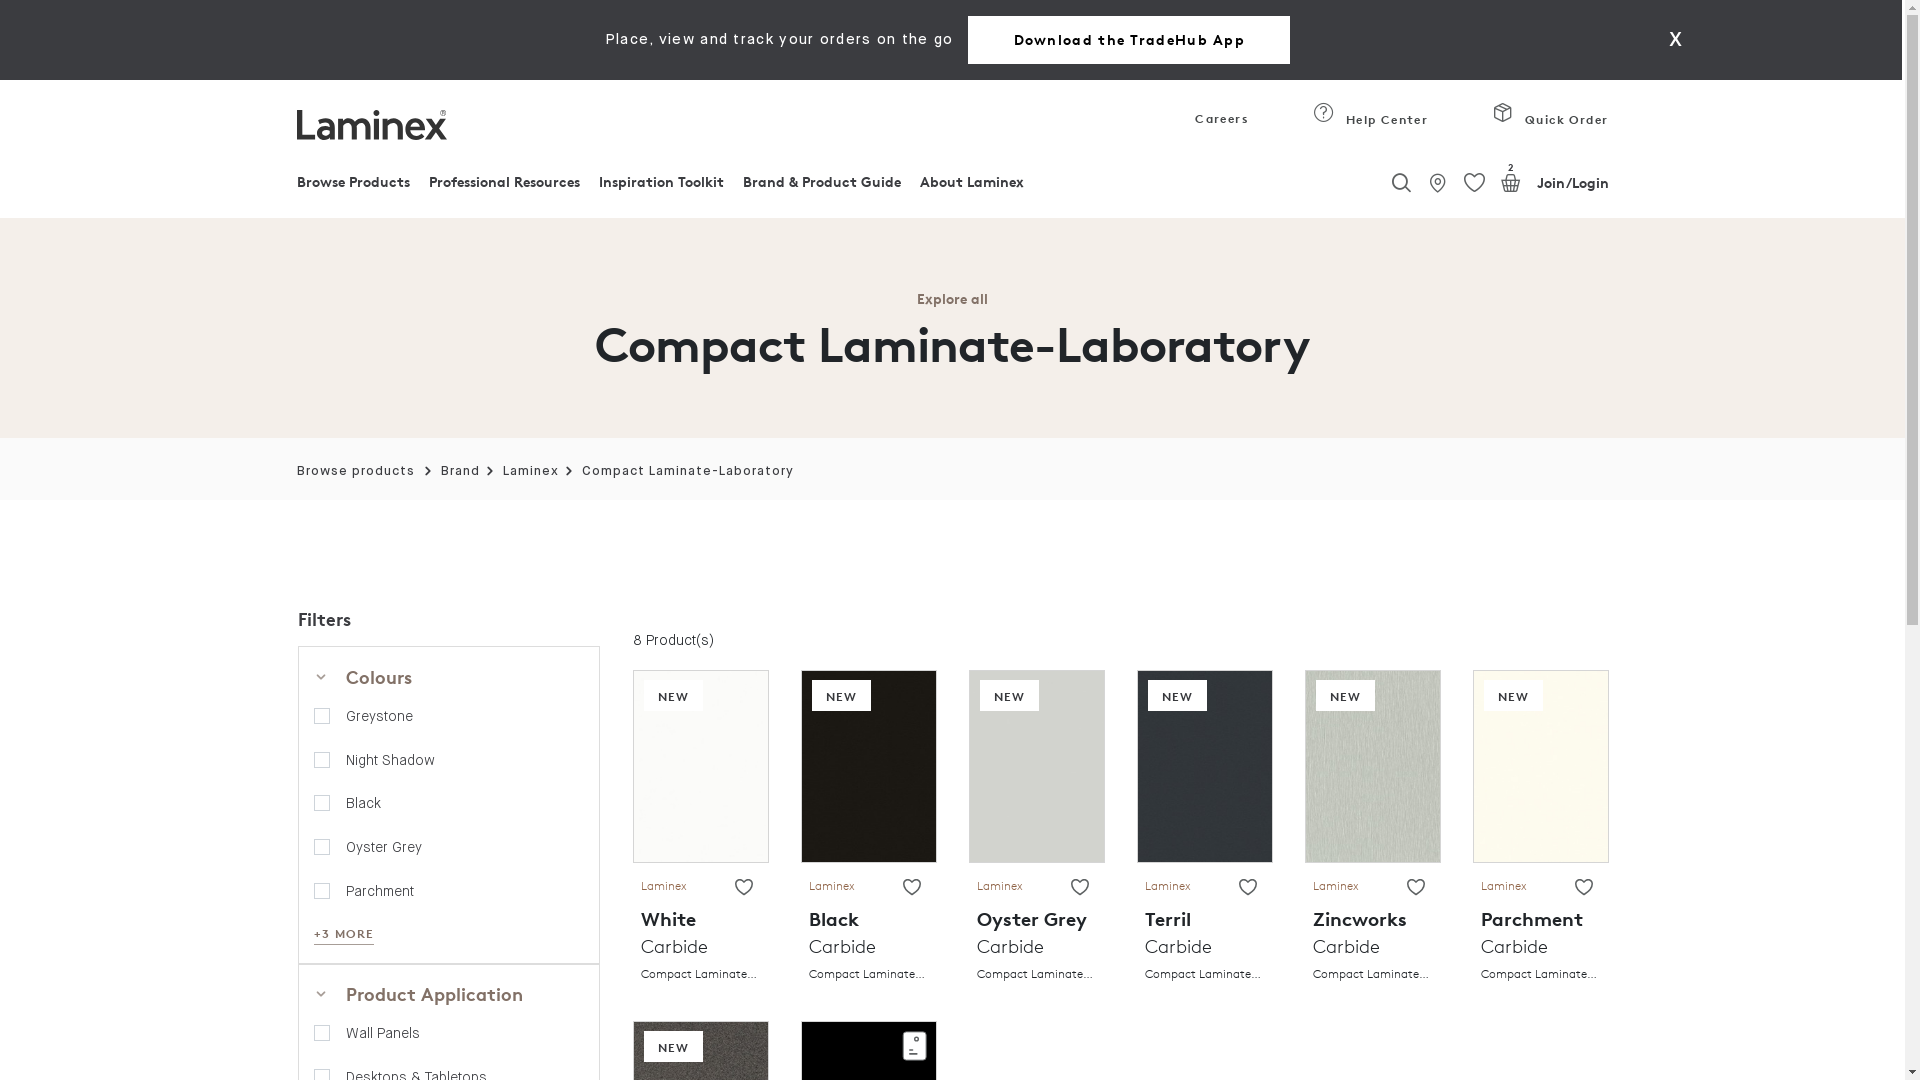  What do you see at coordinates (1511, 182) in the screenshot?
I see `'Sample Basket'` at bounding box center [1511, 182].